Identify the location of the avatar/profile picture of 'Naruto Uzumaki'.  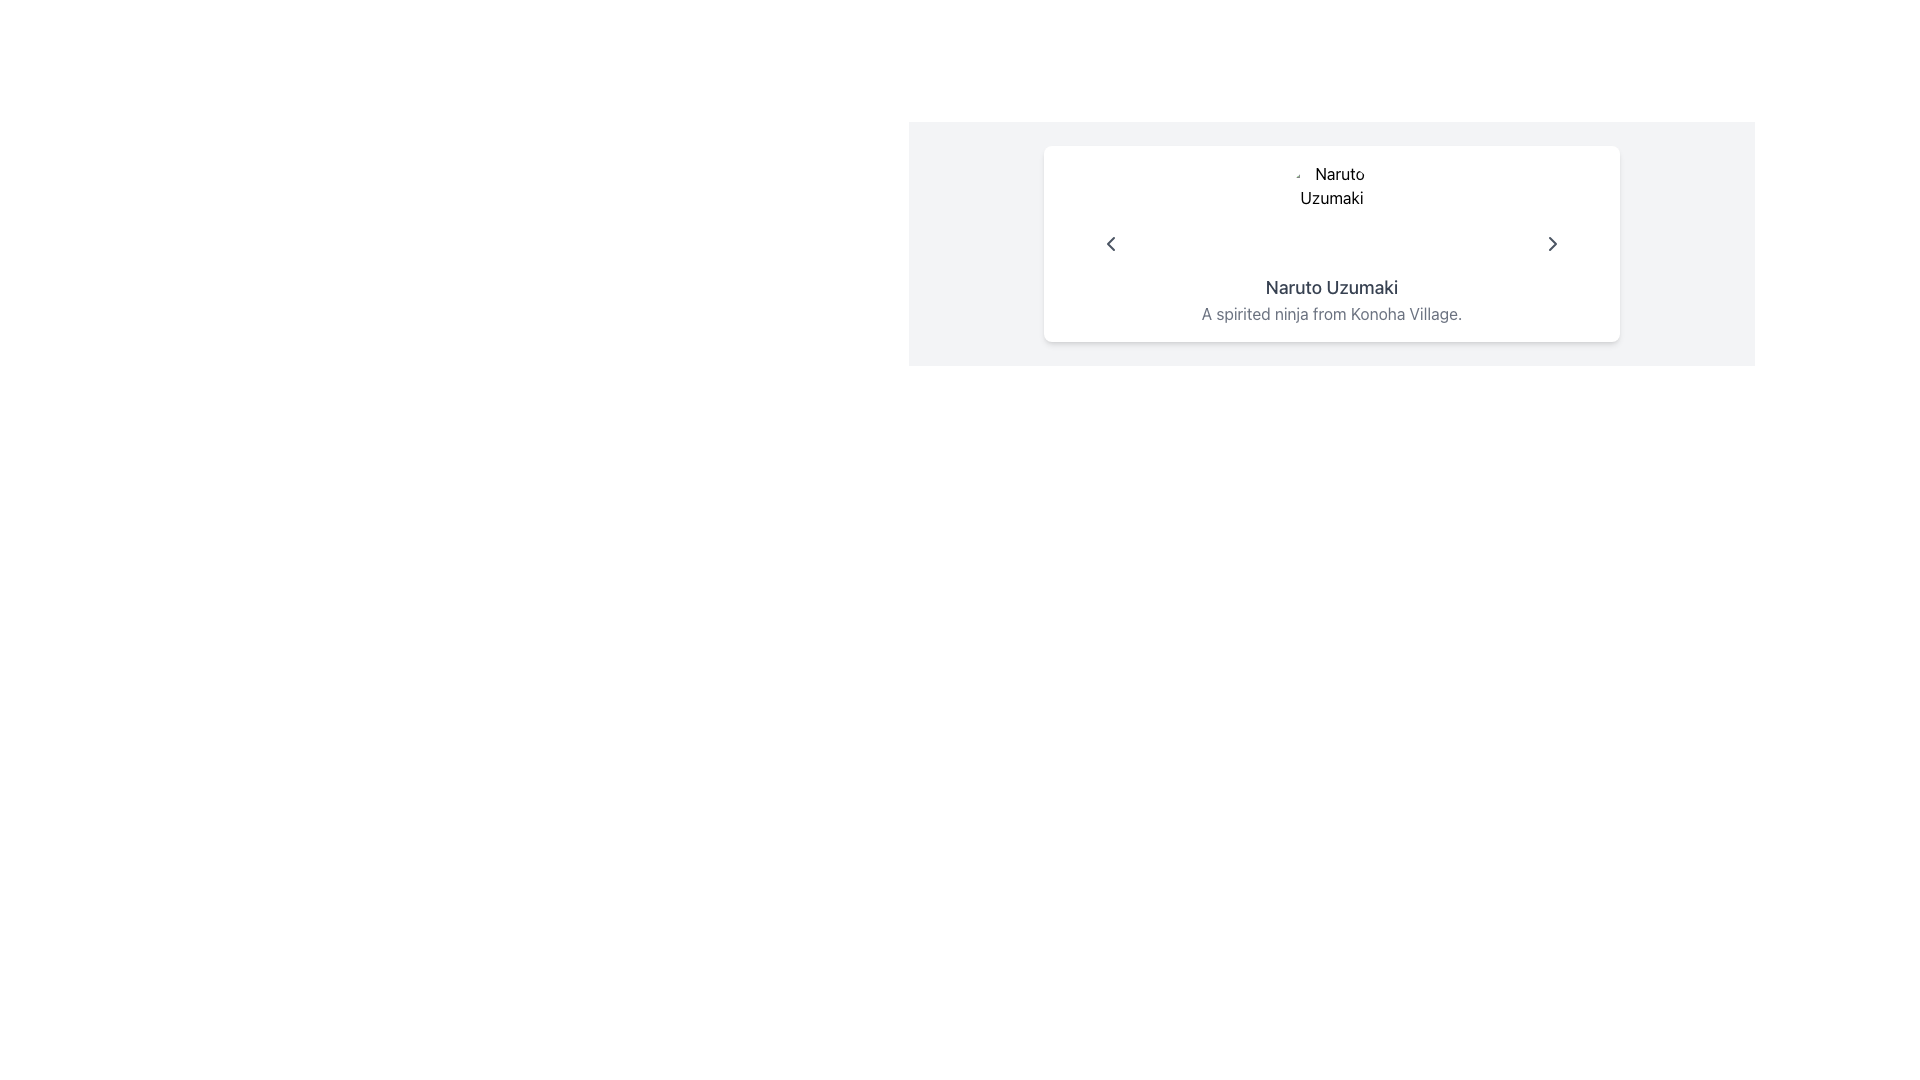
(1331, 209).